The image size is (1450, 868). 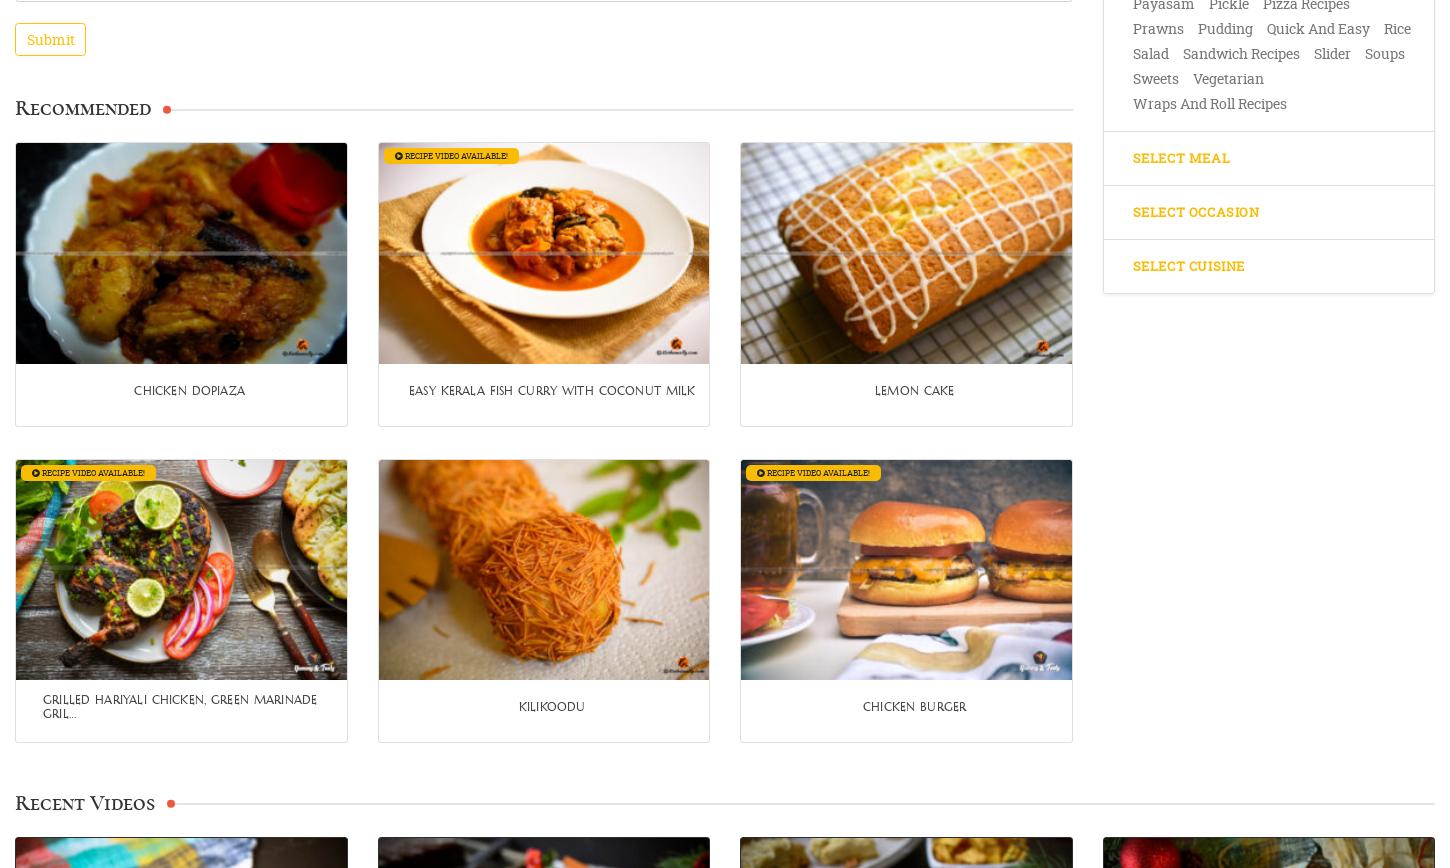 I want to click on 'Select Cuisine', so click(x=1186, y=266).